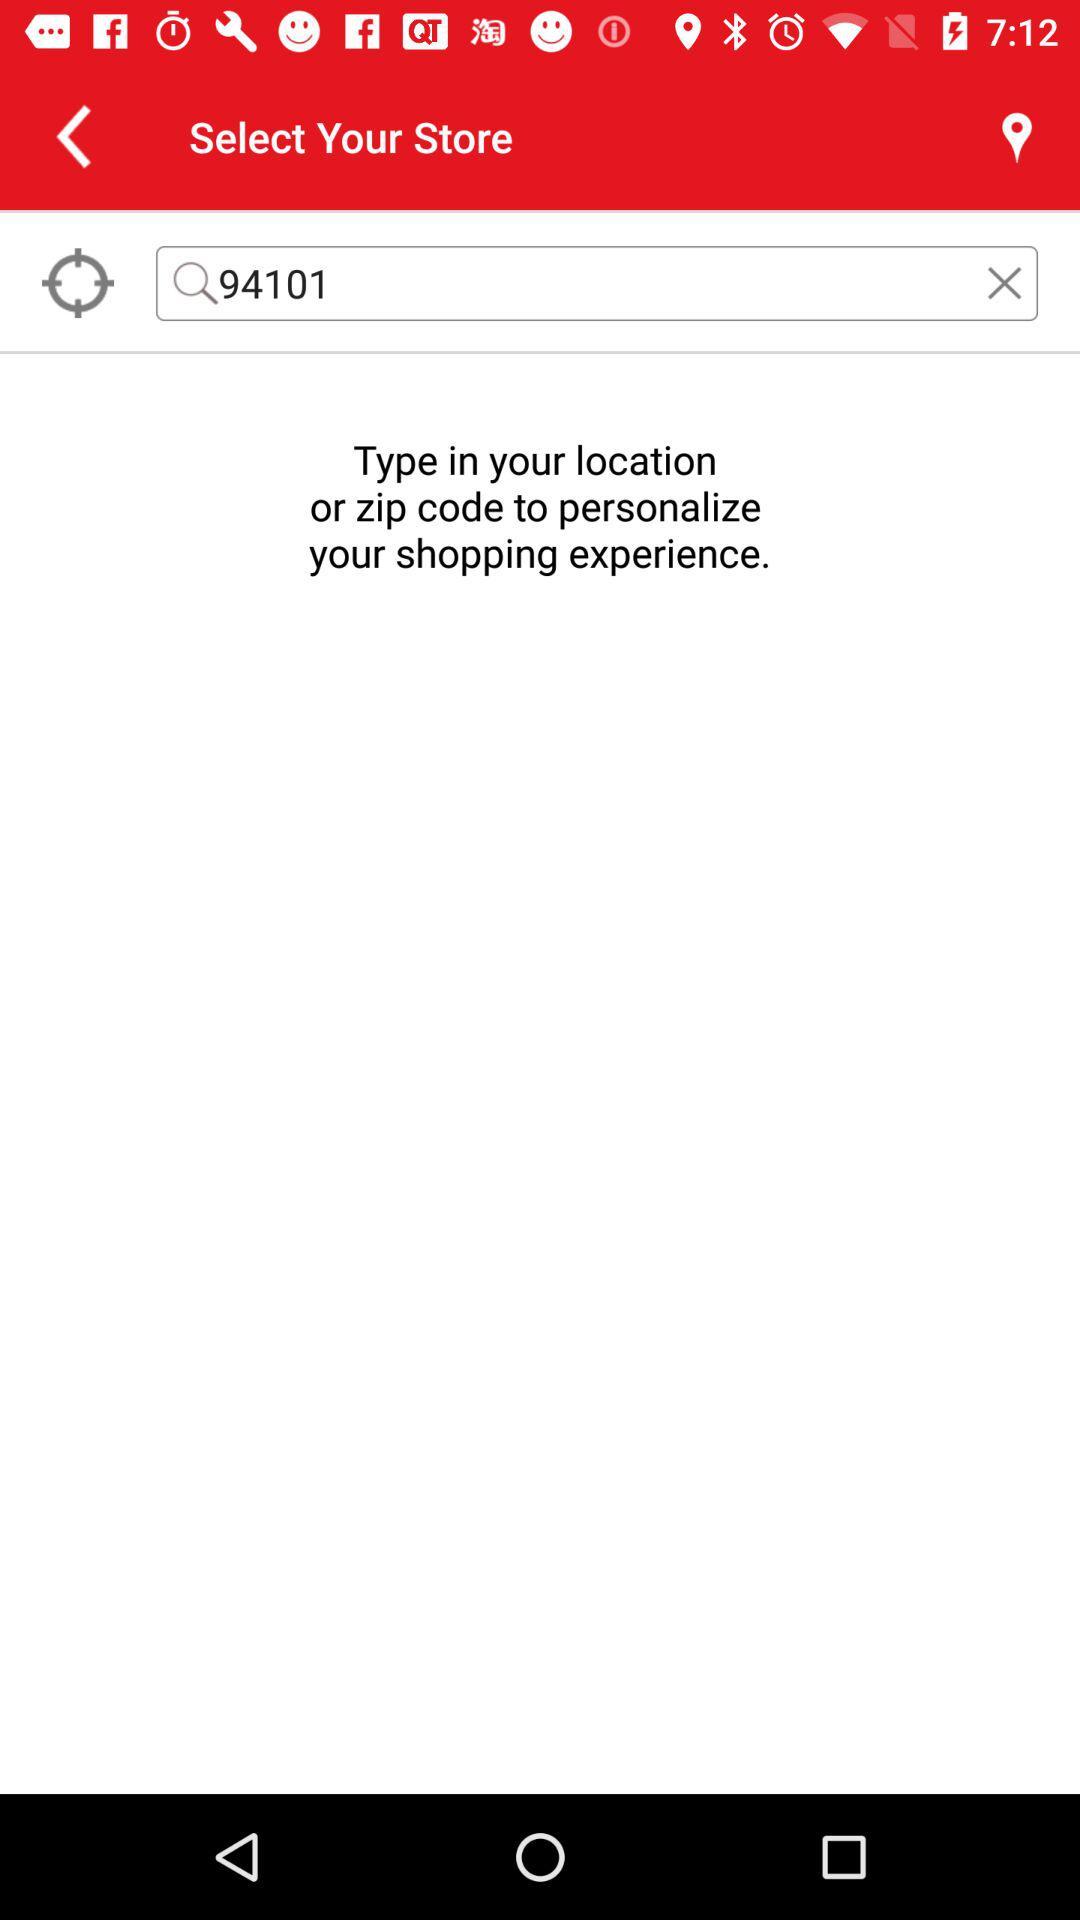 The image size is (1080, 1920). What do you see at coordinates (76, 282) in the screenshot?
I see `the location_crosshair icon` at bounding box center [76, 282].